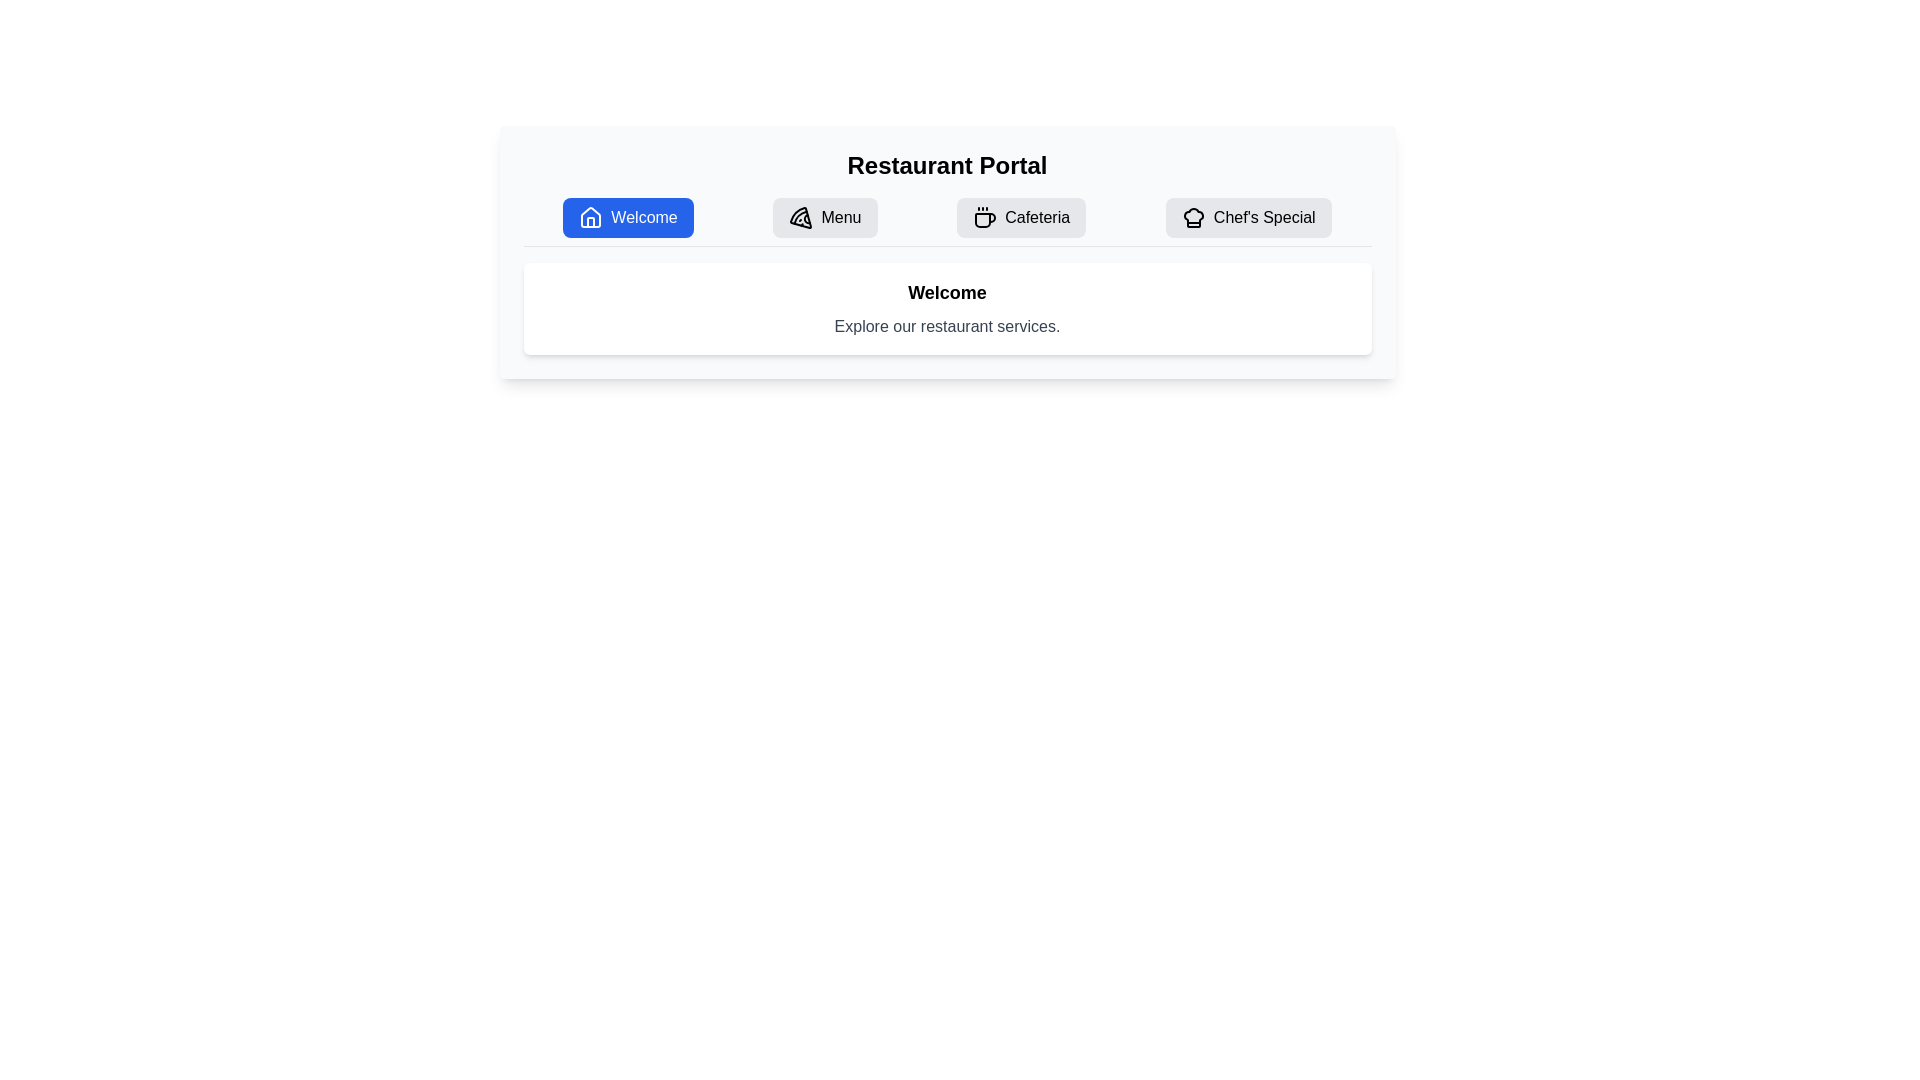 This screenshot has height=1080, width=1920. Describe the element at coordinates (1247, 218) in the screenshot. I see `the 'Chef's Special' button in the navigation bar` at that location.